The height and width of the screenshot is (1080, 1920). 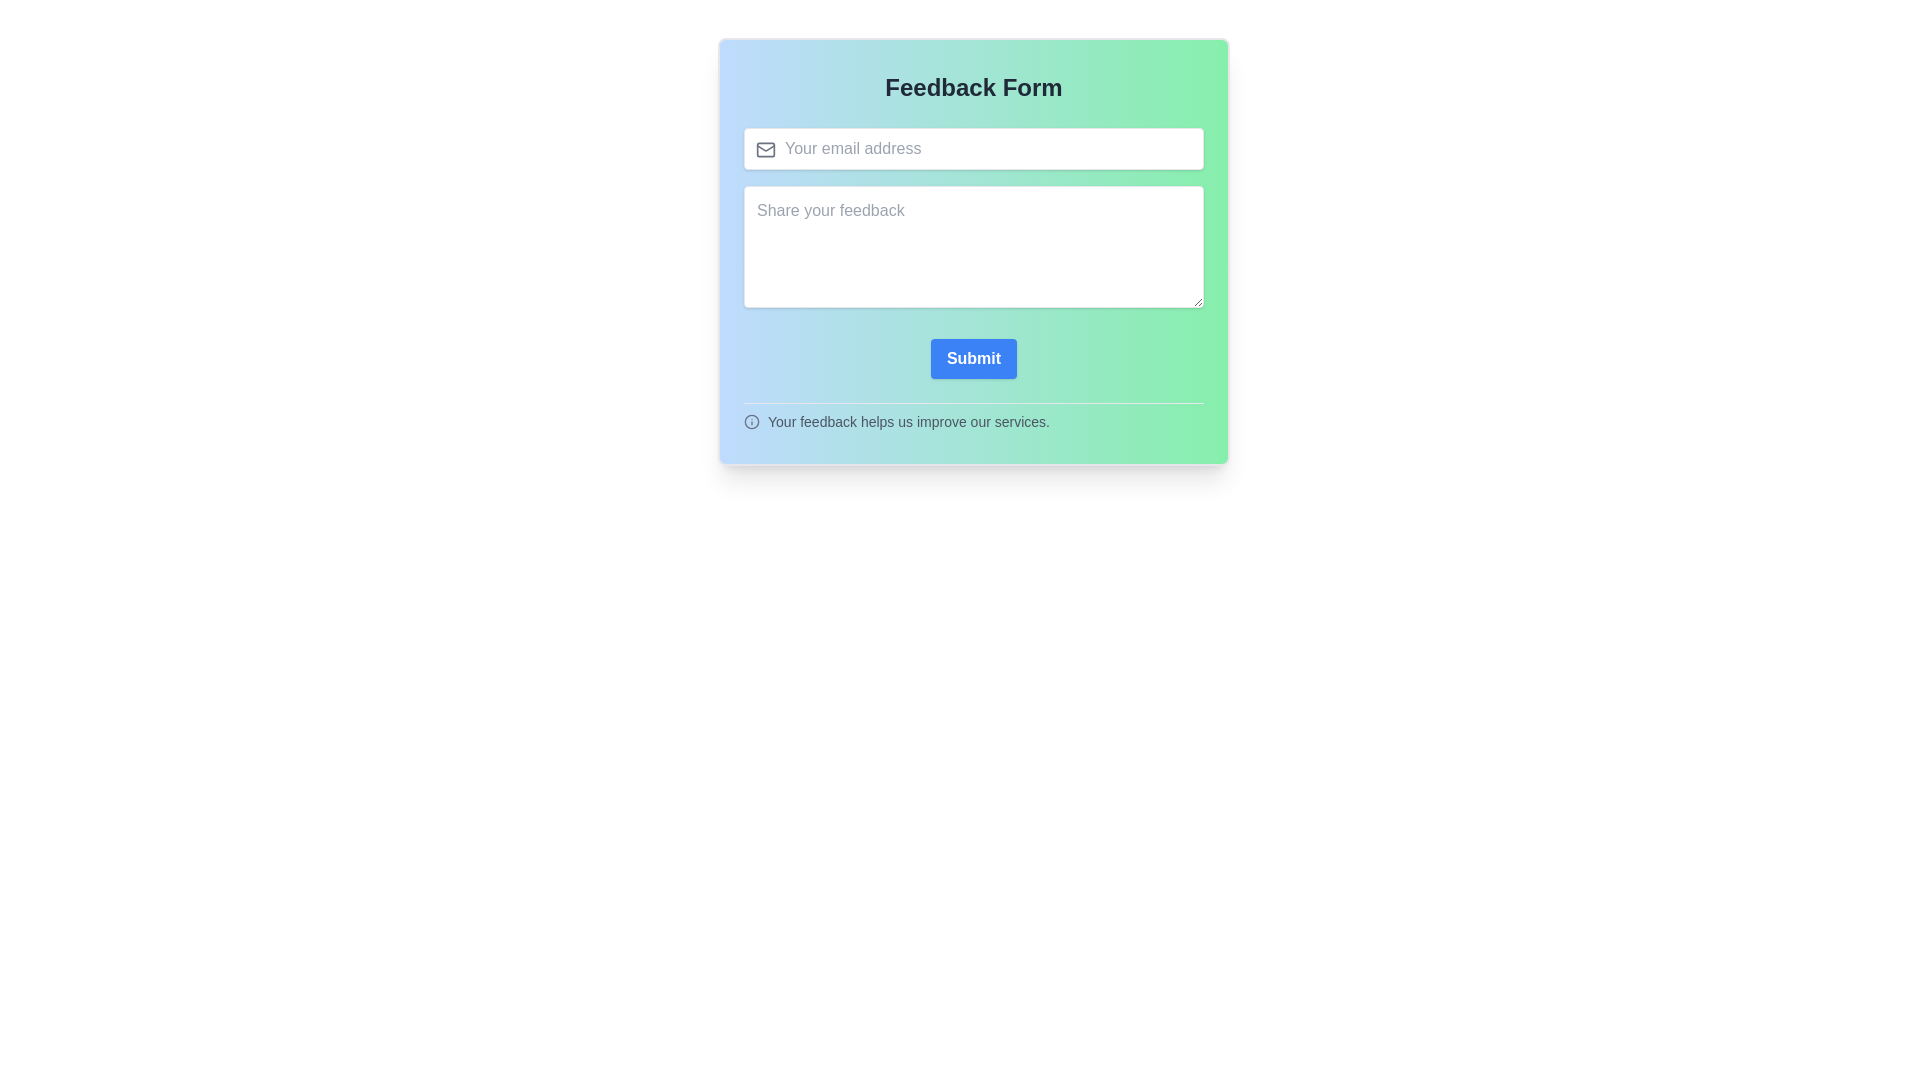 What do you see at coordinates (765, 146) in the screenshot?
I see `the envelope icon SVG graphic in the upper-left corner of the email input field within the Feedback Form` at bounding box center [765, 146].